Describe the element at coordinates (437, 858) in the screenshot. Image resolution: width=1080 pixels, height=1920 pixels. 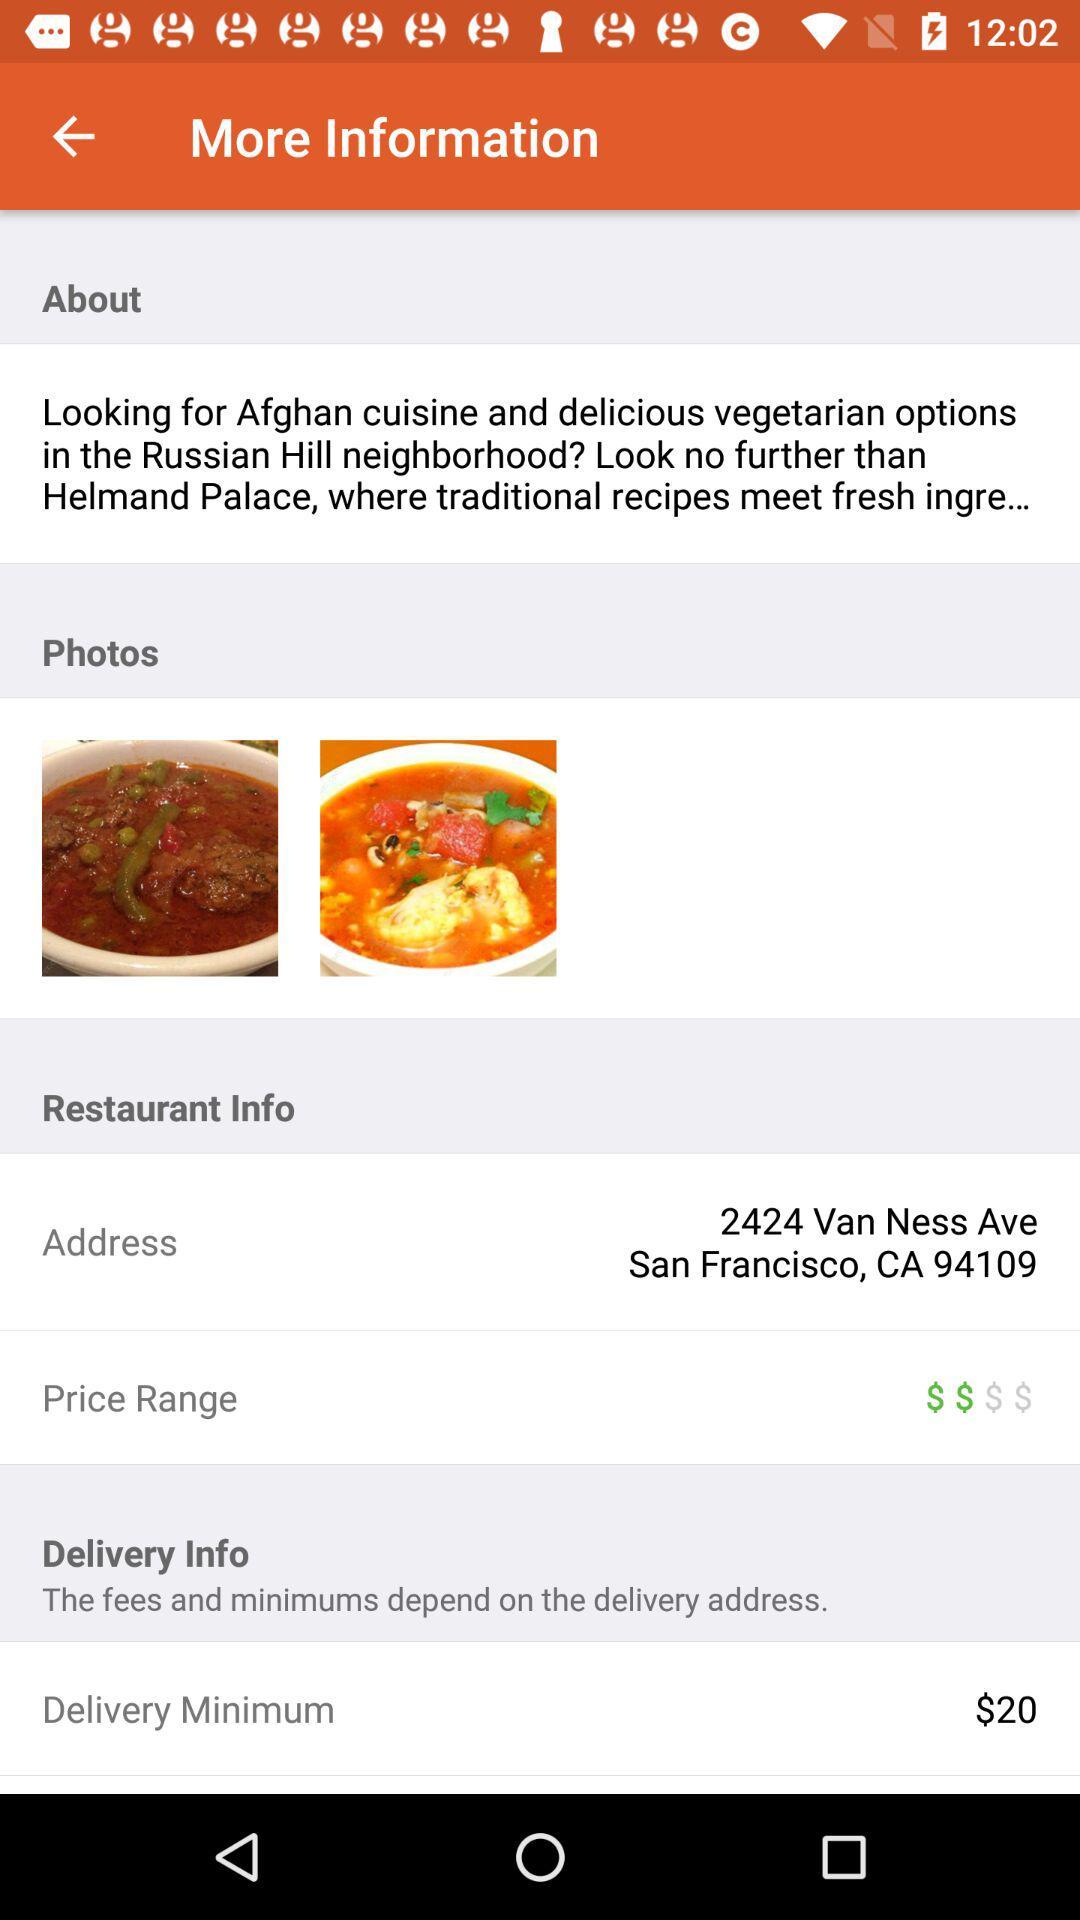
I see `the item below the photos` at that location.